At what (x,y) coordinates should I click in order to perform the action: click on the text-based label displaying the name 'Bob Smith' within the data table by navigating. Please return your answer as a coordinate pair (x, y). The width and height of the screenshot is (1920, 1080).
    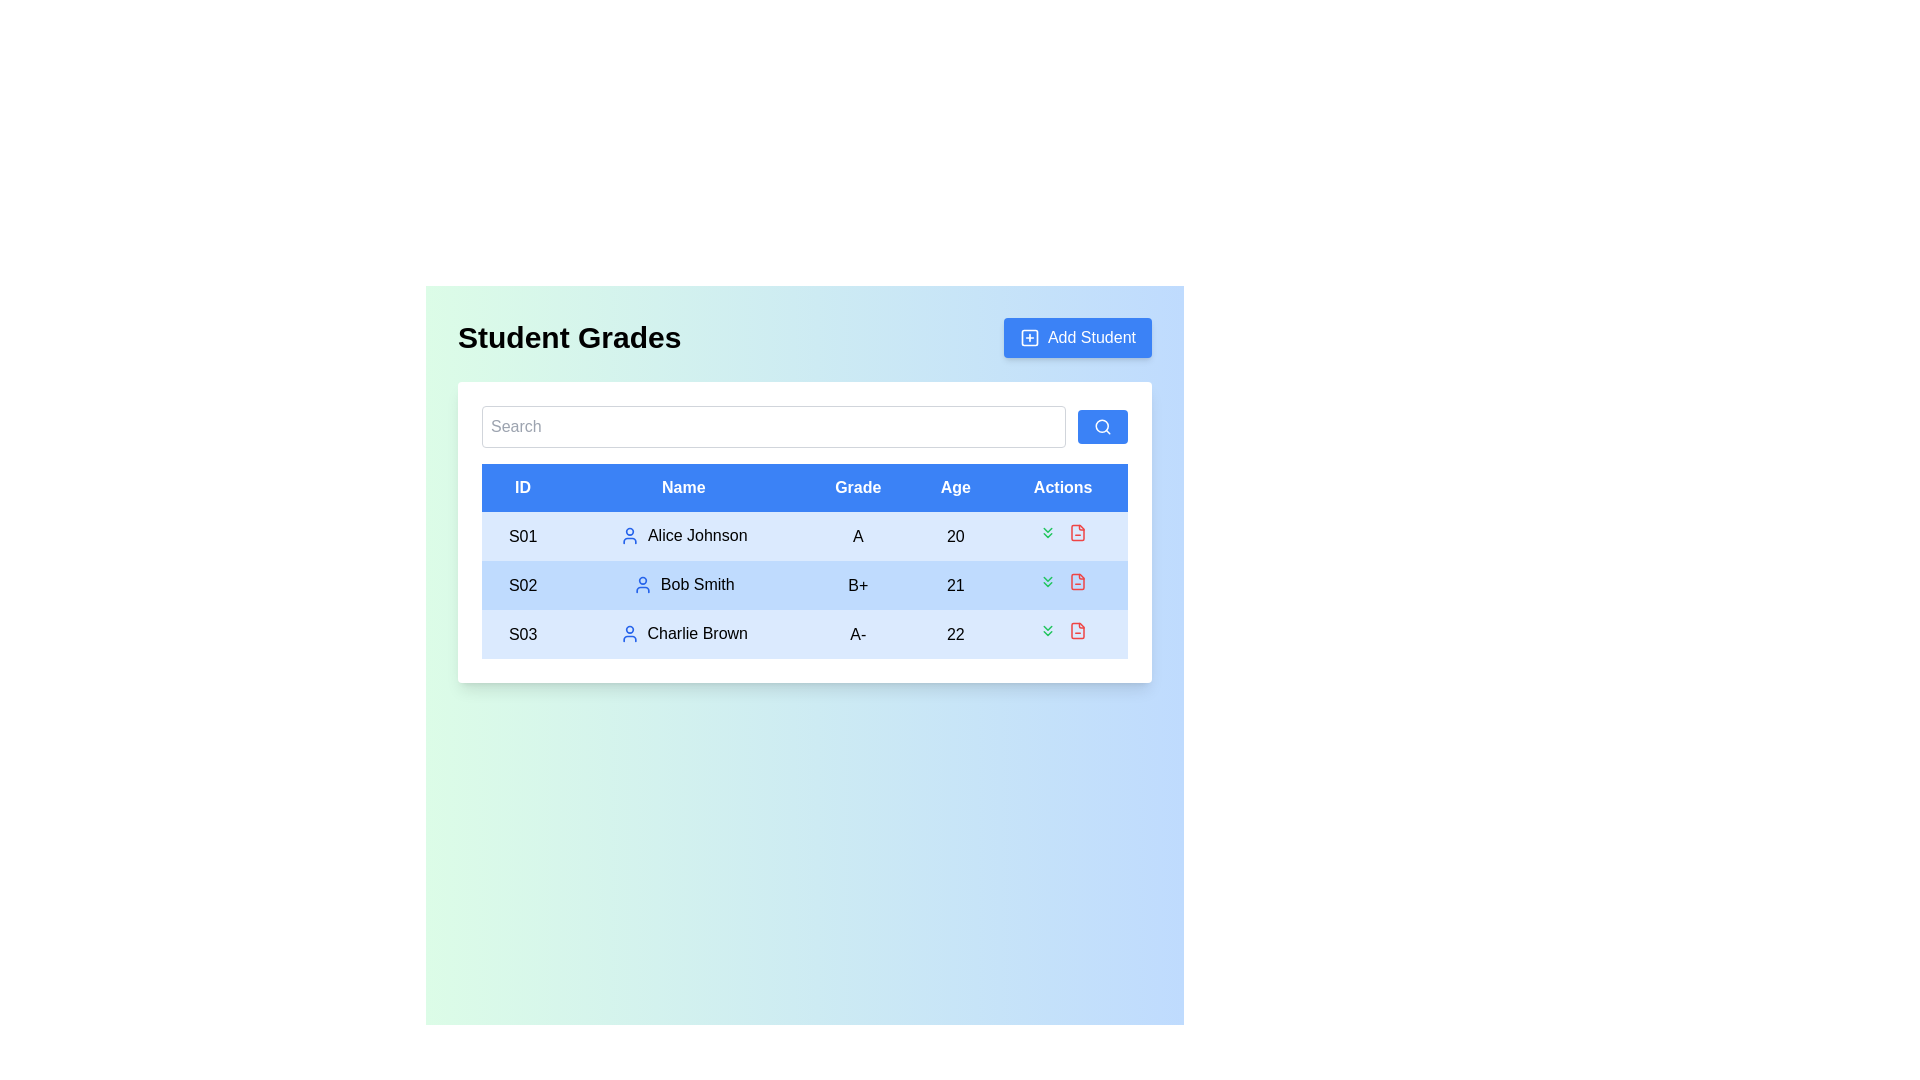
    Looking at the image, I should click on (683, 585).